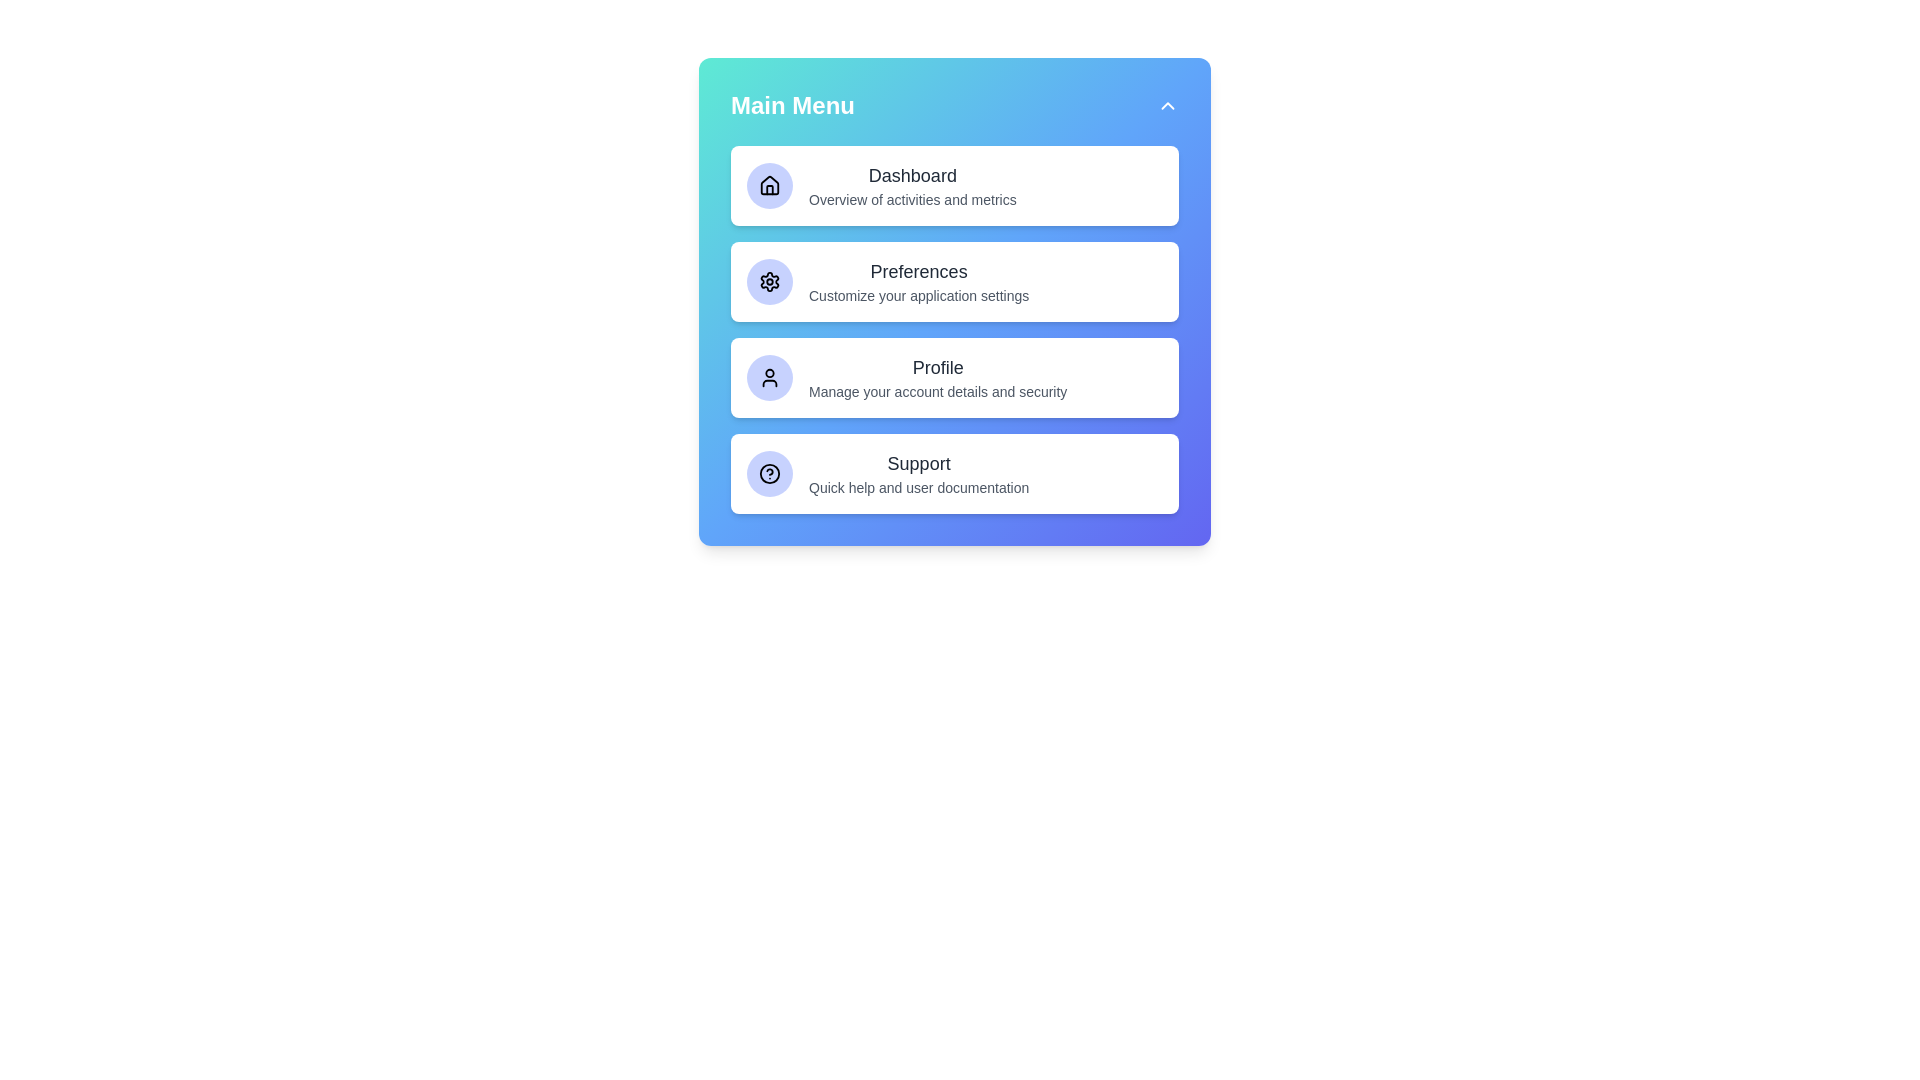 This screenshot has width=1920, height=1080. I want to click on the menu option Support, so click(954, 474).